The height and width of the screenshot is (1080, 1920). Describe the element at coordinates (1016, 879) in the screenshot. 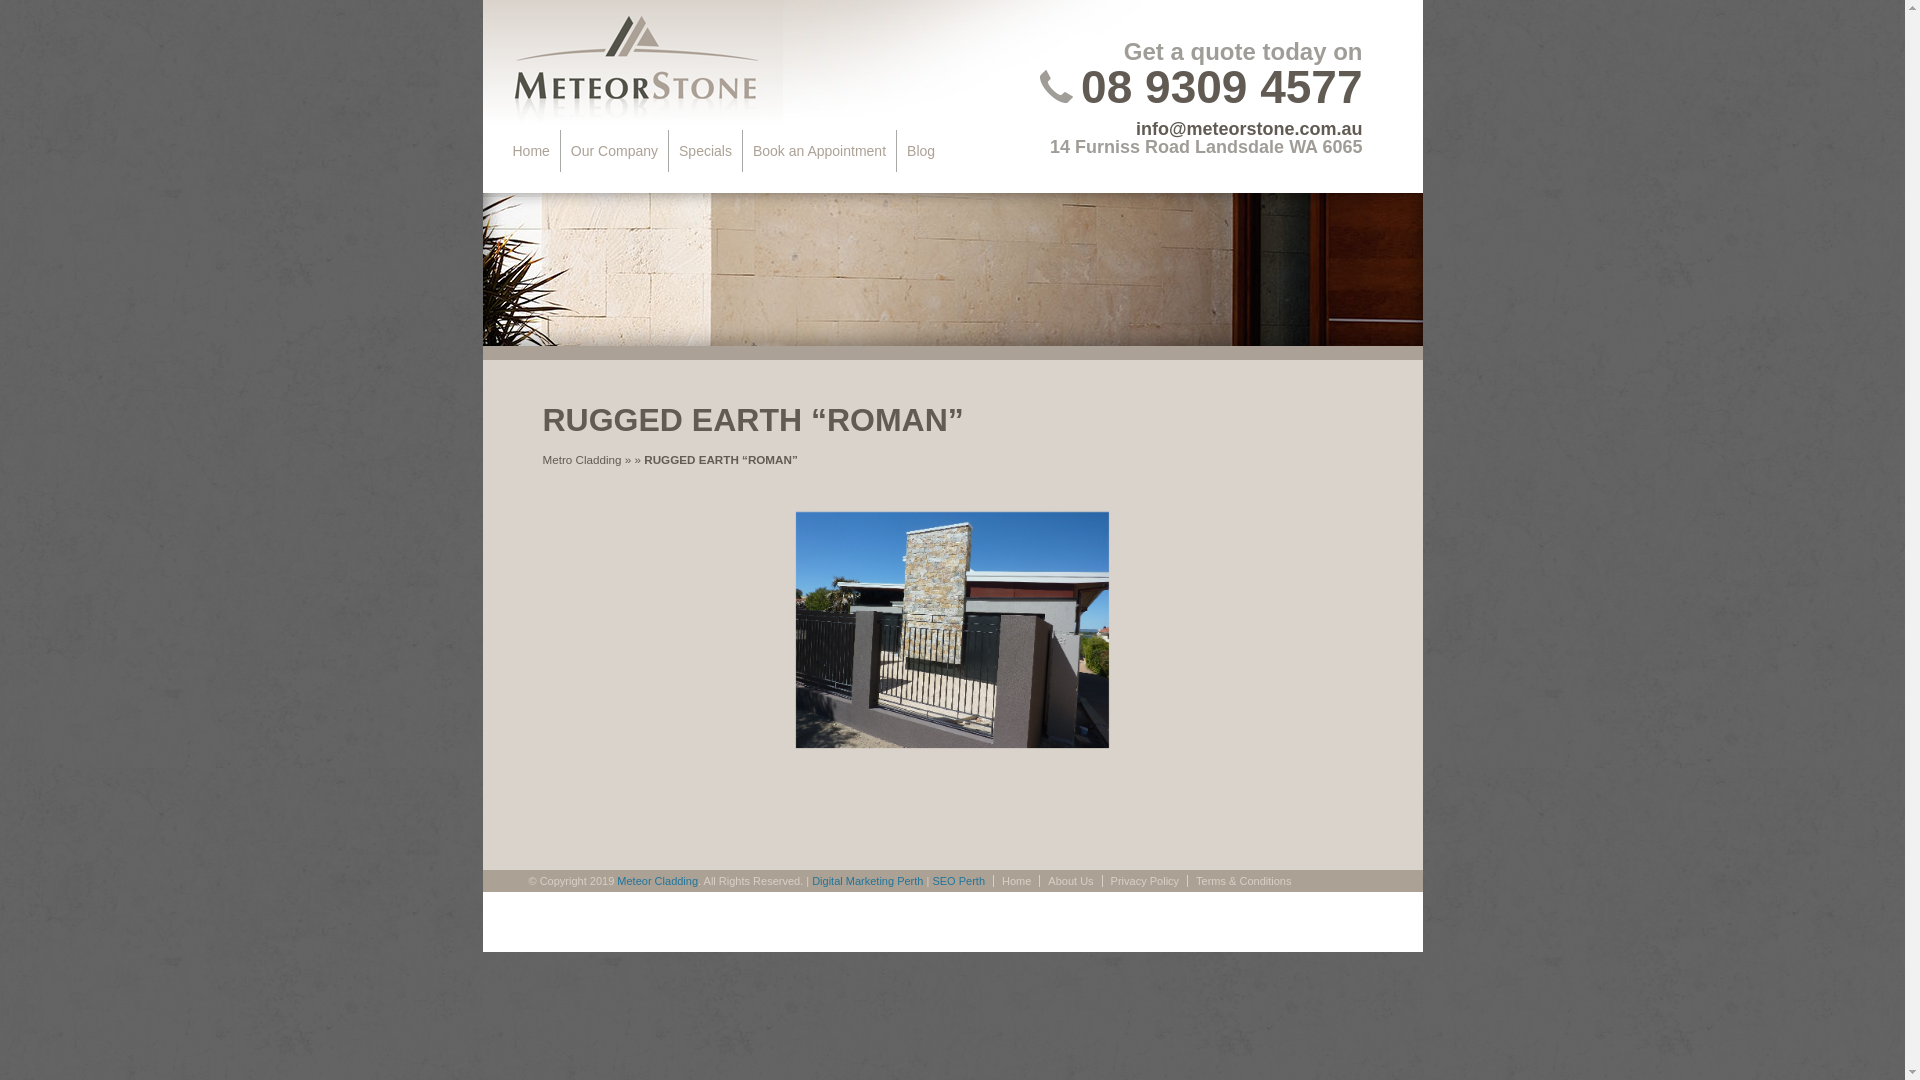

I see `'Home'` at that location.